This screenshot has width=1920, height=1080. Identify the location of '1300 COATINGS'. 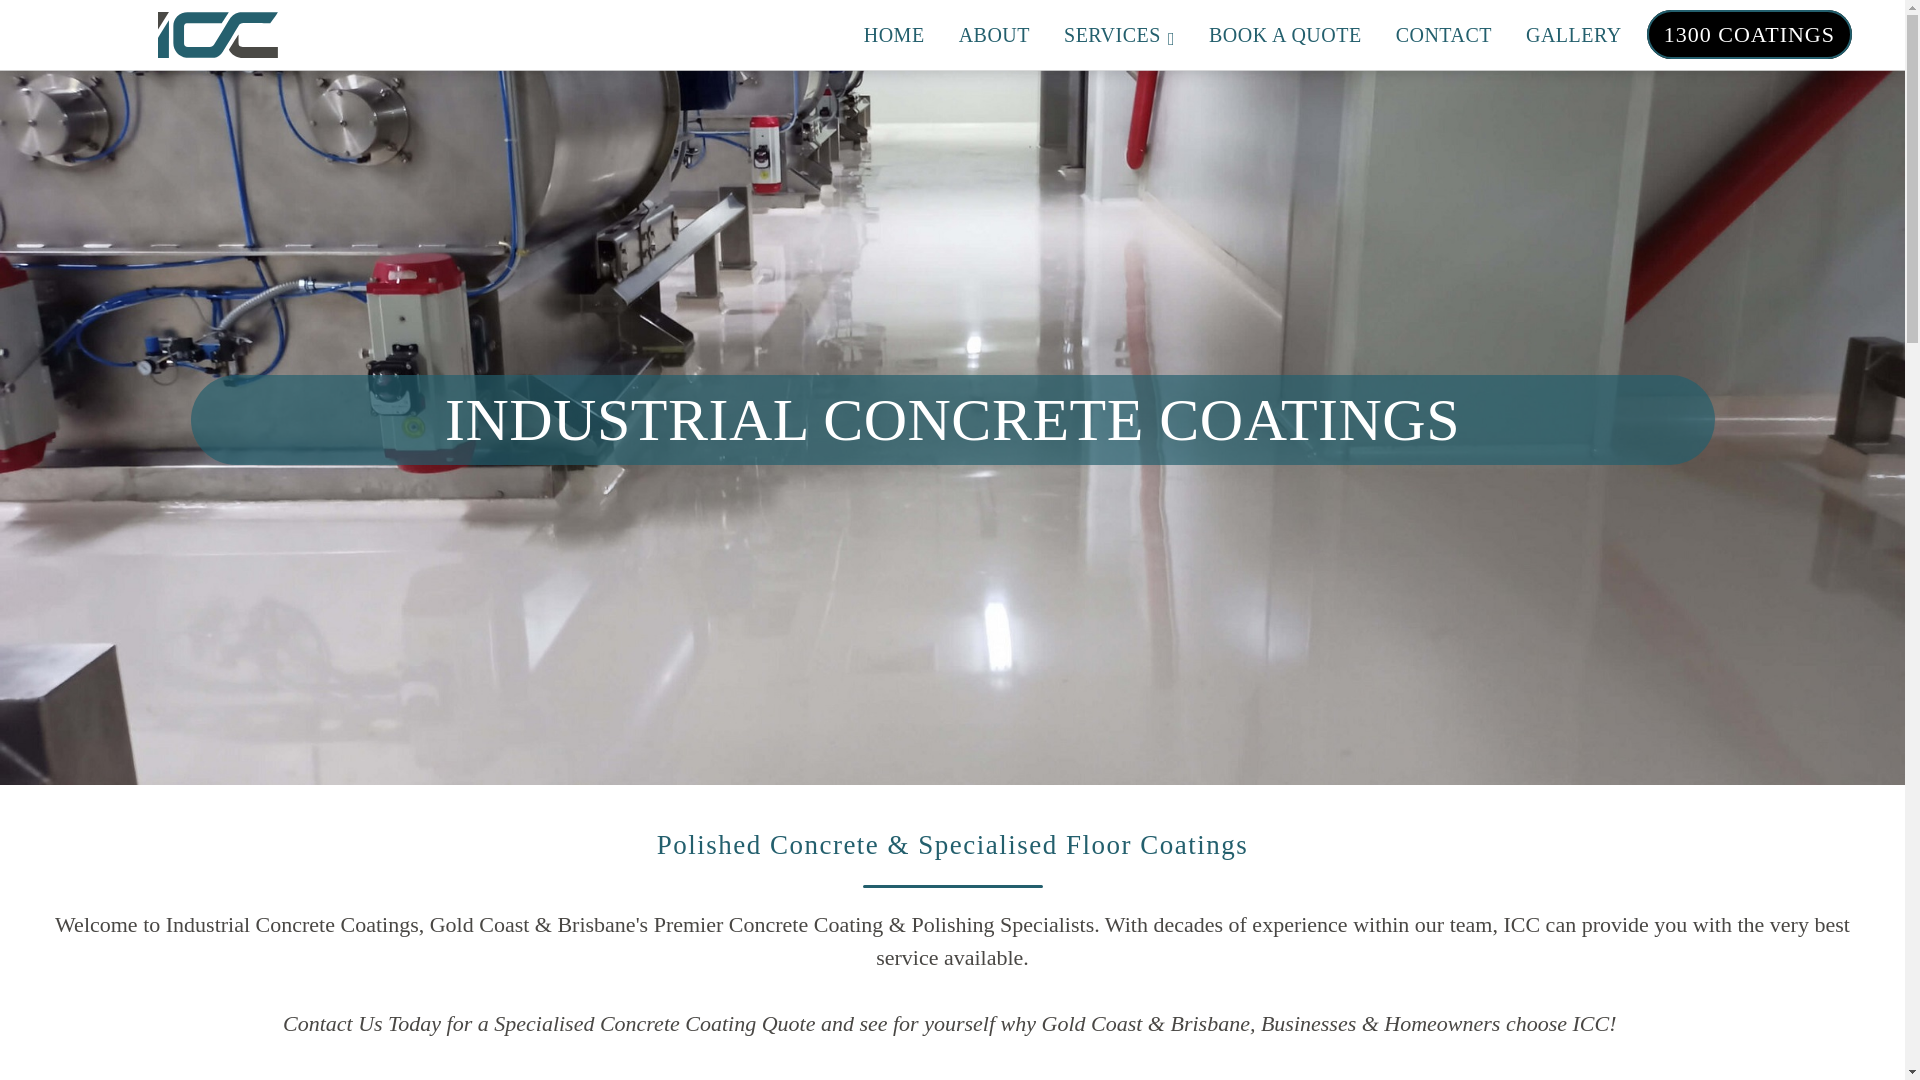
(1748, 34).